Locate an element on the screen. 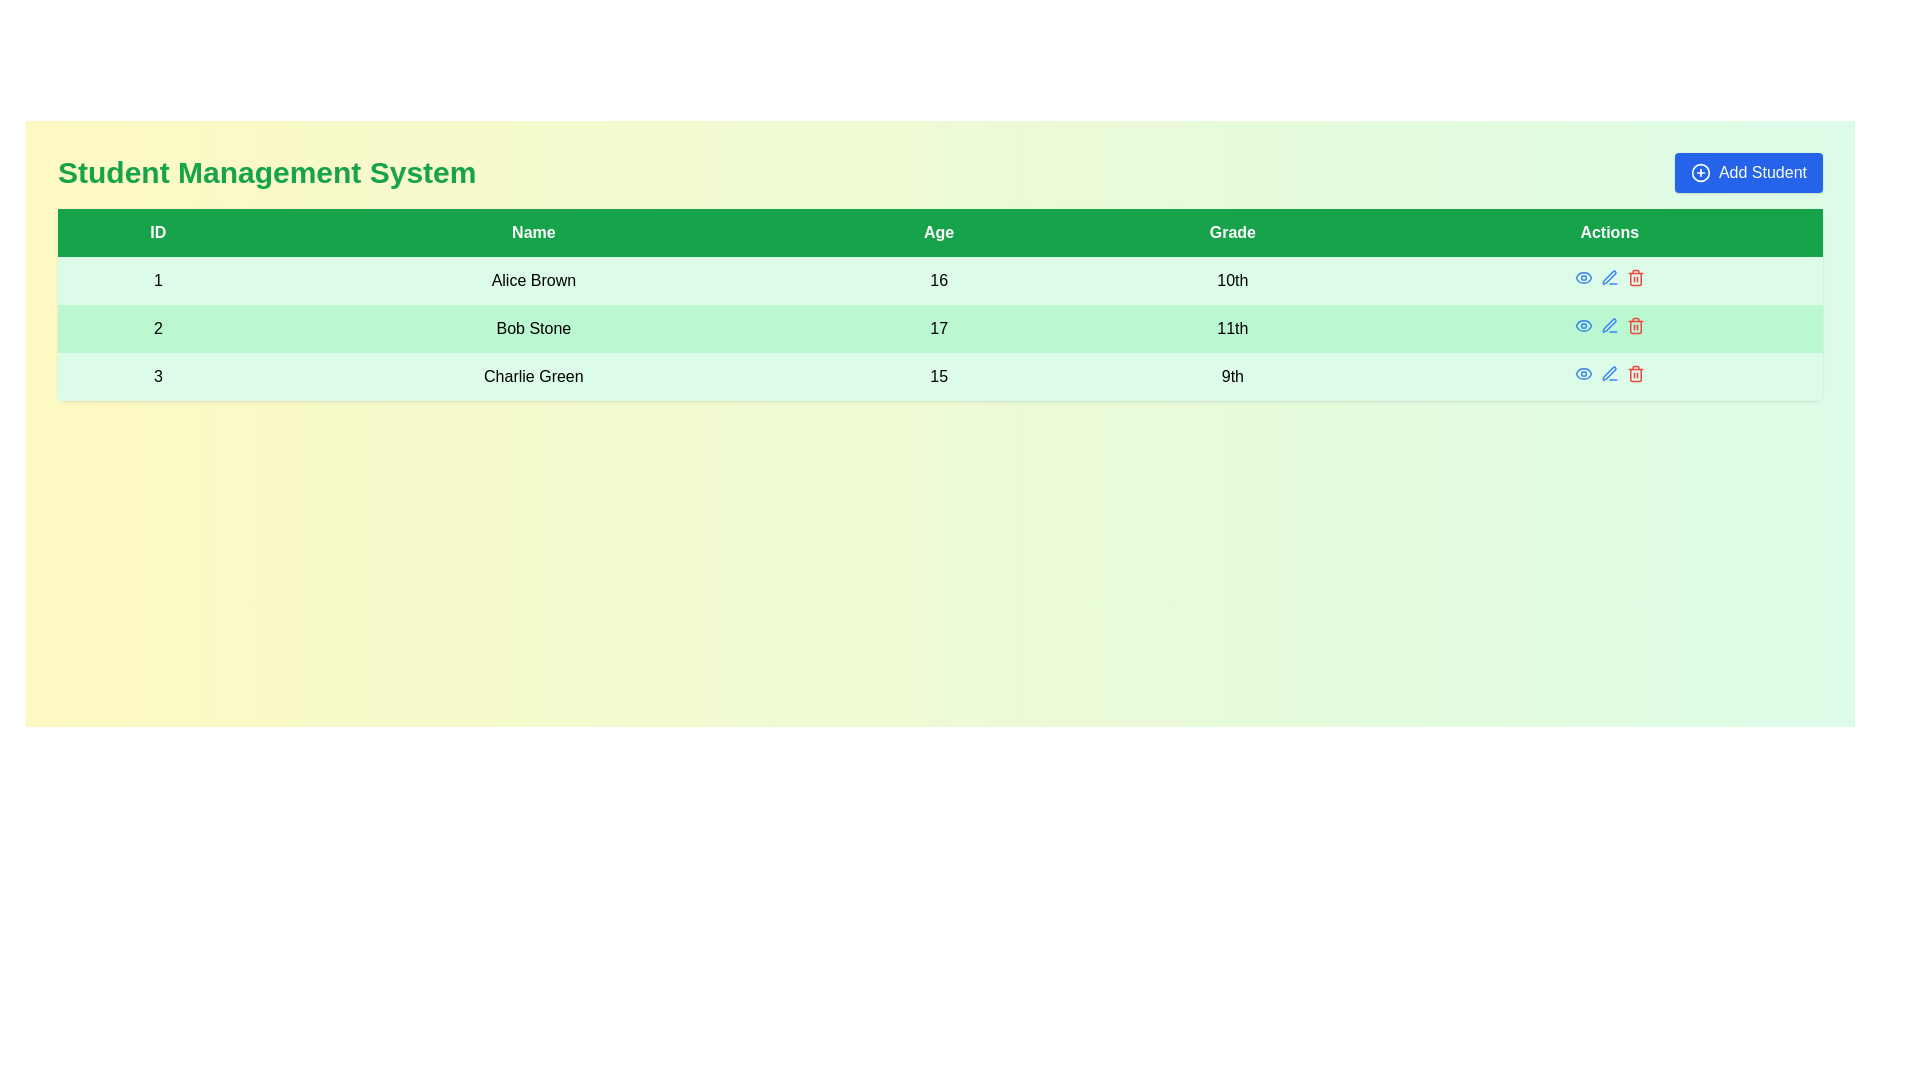 This screenshot has width=1920, height=1080. the delete icon located in the third row of the table under the actions column to initiate the delete action for the entry Charlie Green is located at coordinates (1635, 374).